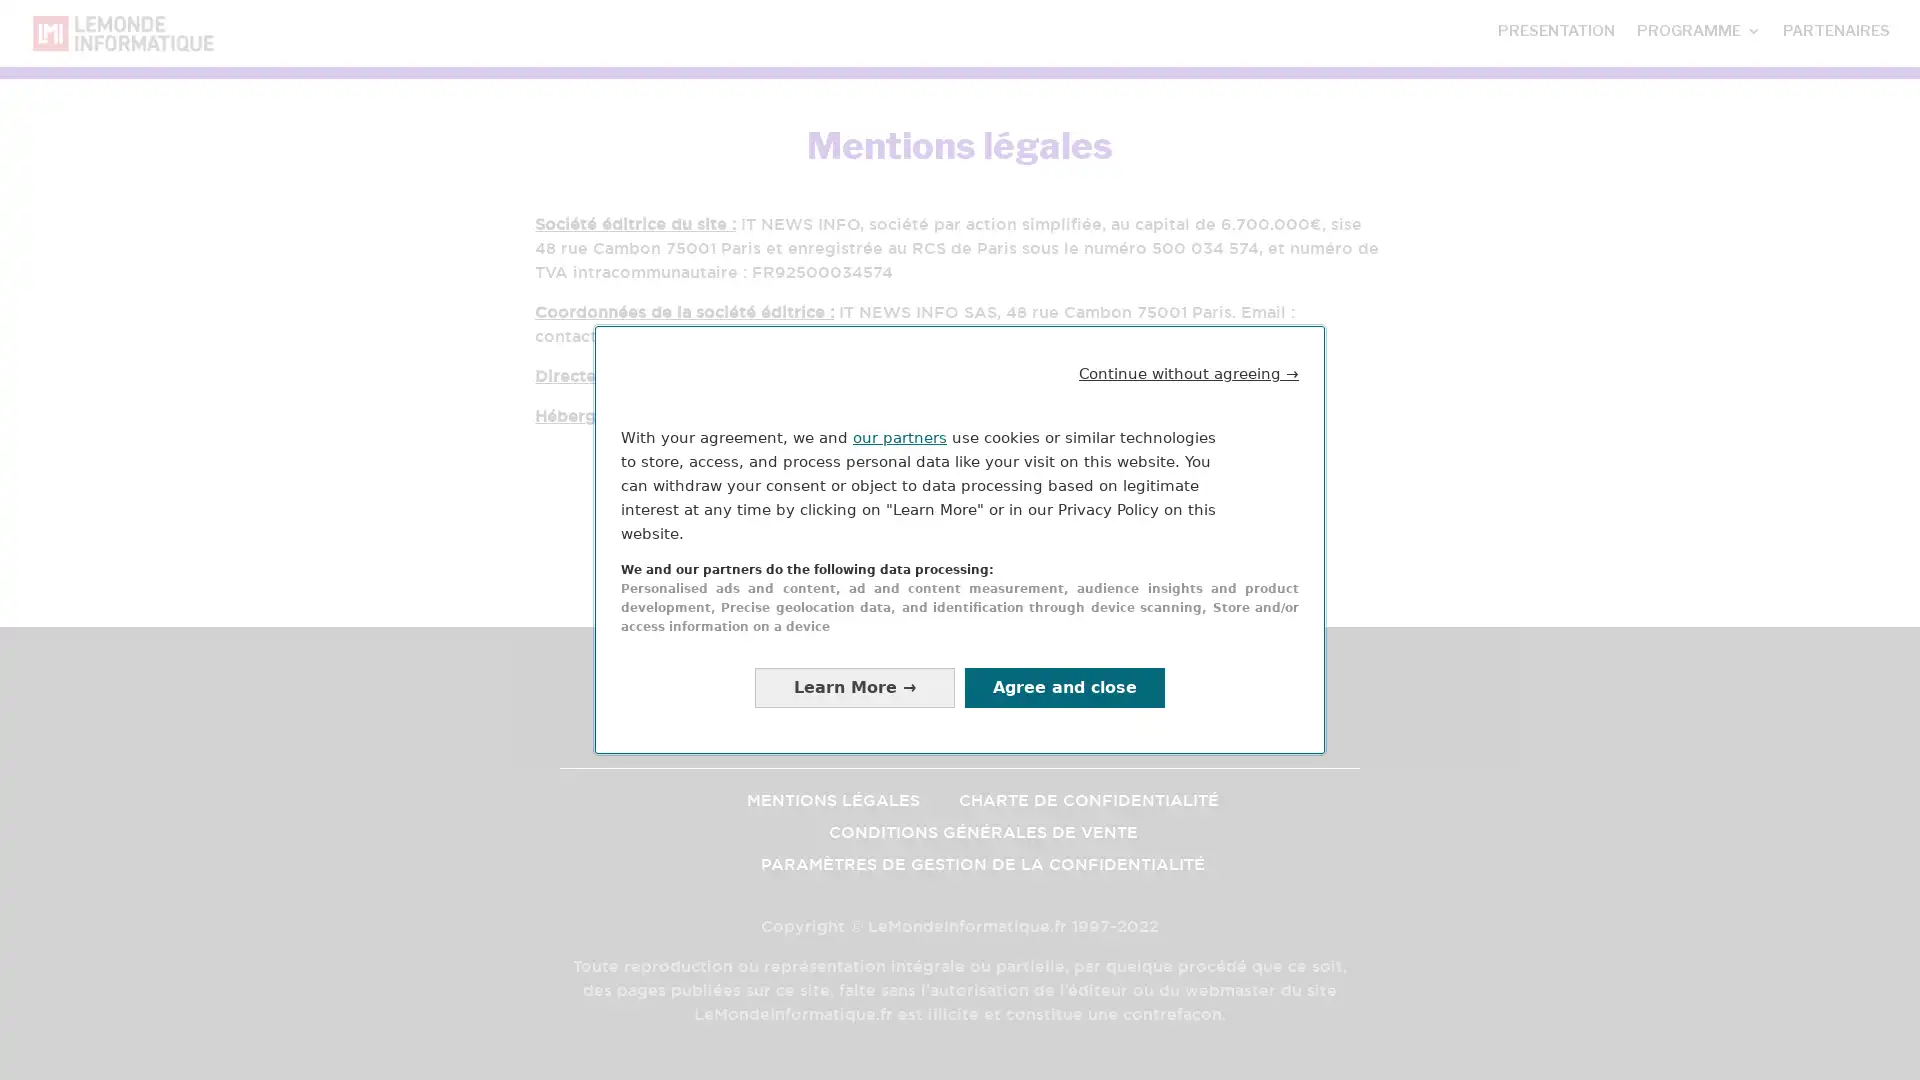 Image resolution: width=1920 pixels, height=1080 pixels. I want to click on Continue without agreeing, so click(1189, 373).